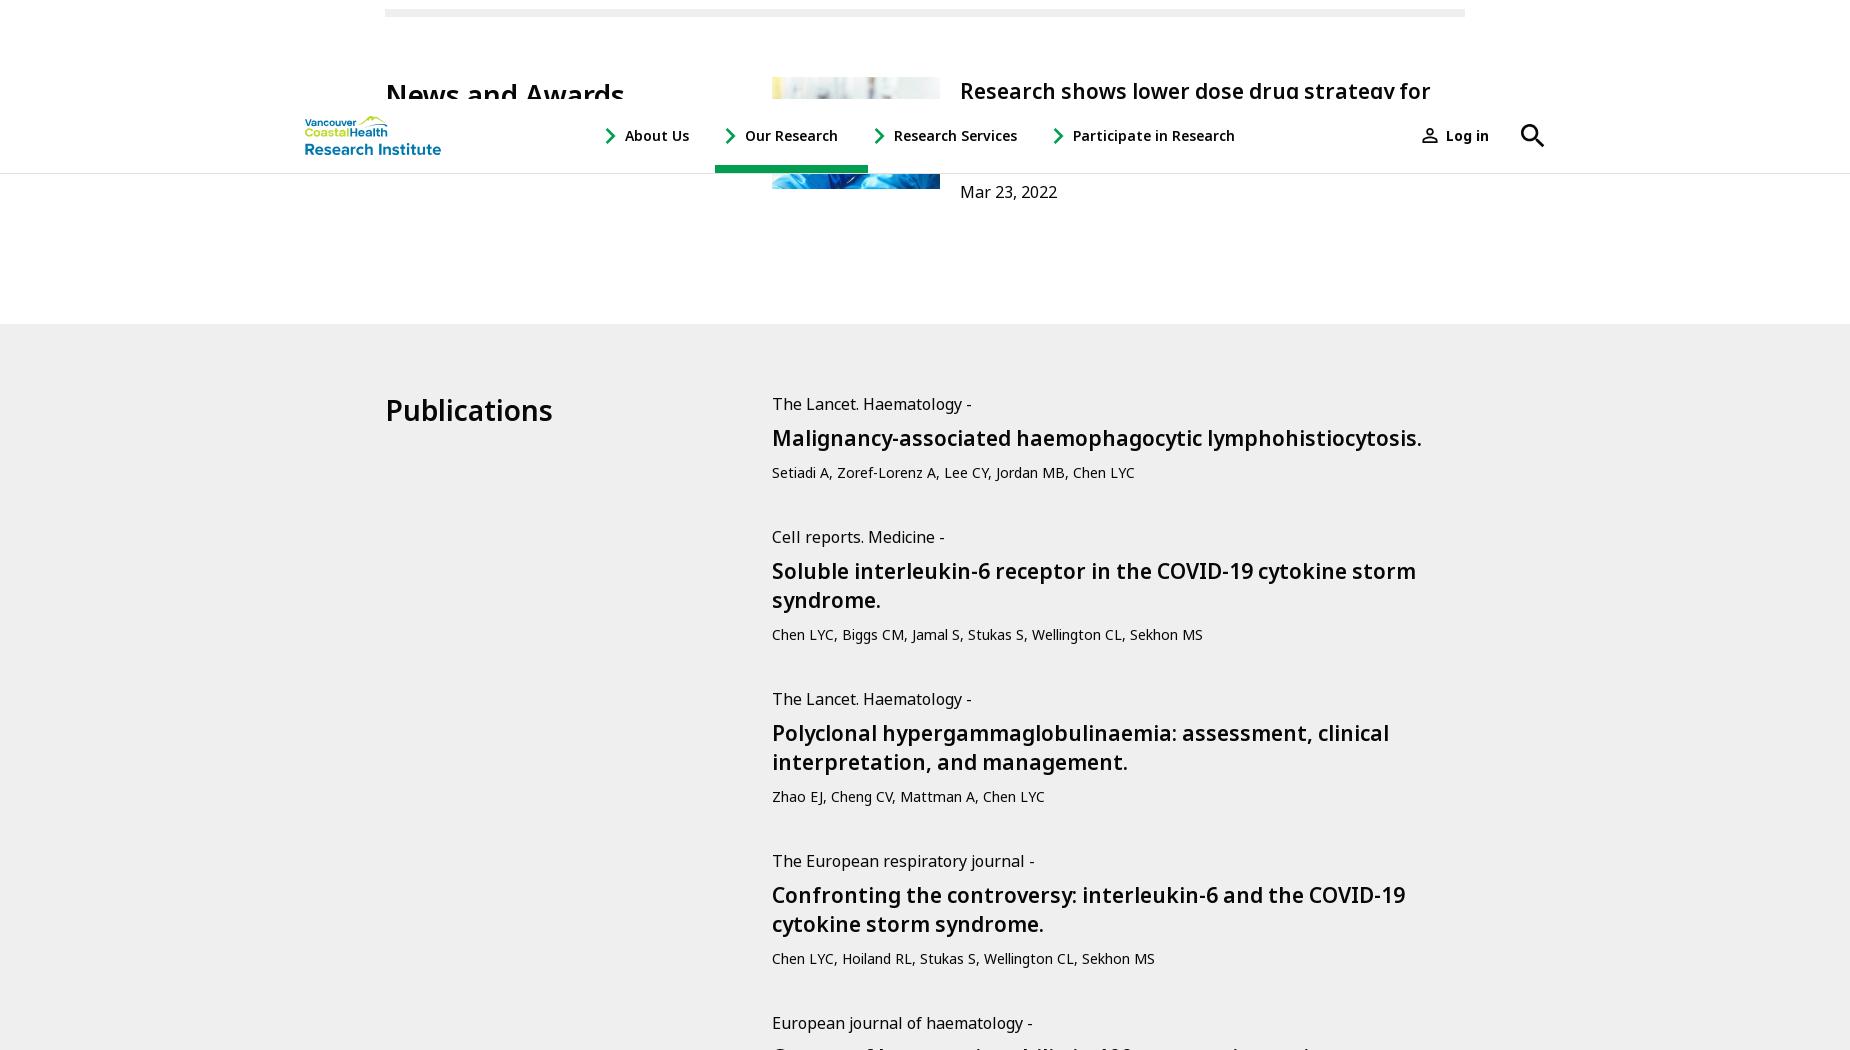  What do you see at coordinates (455, 667) in the screenshot?
I see `'Subscribe'` at bounding box center [455, 667].